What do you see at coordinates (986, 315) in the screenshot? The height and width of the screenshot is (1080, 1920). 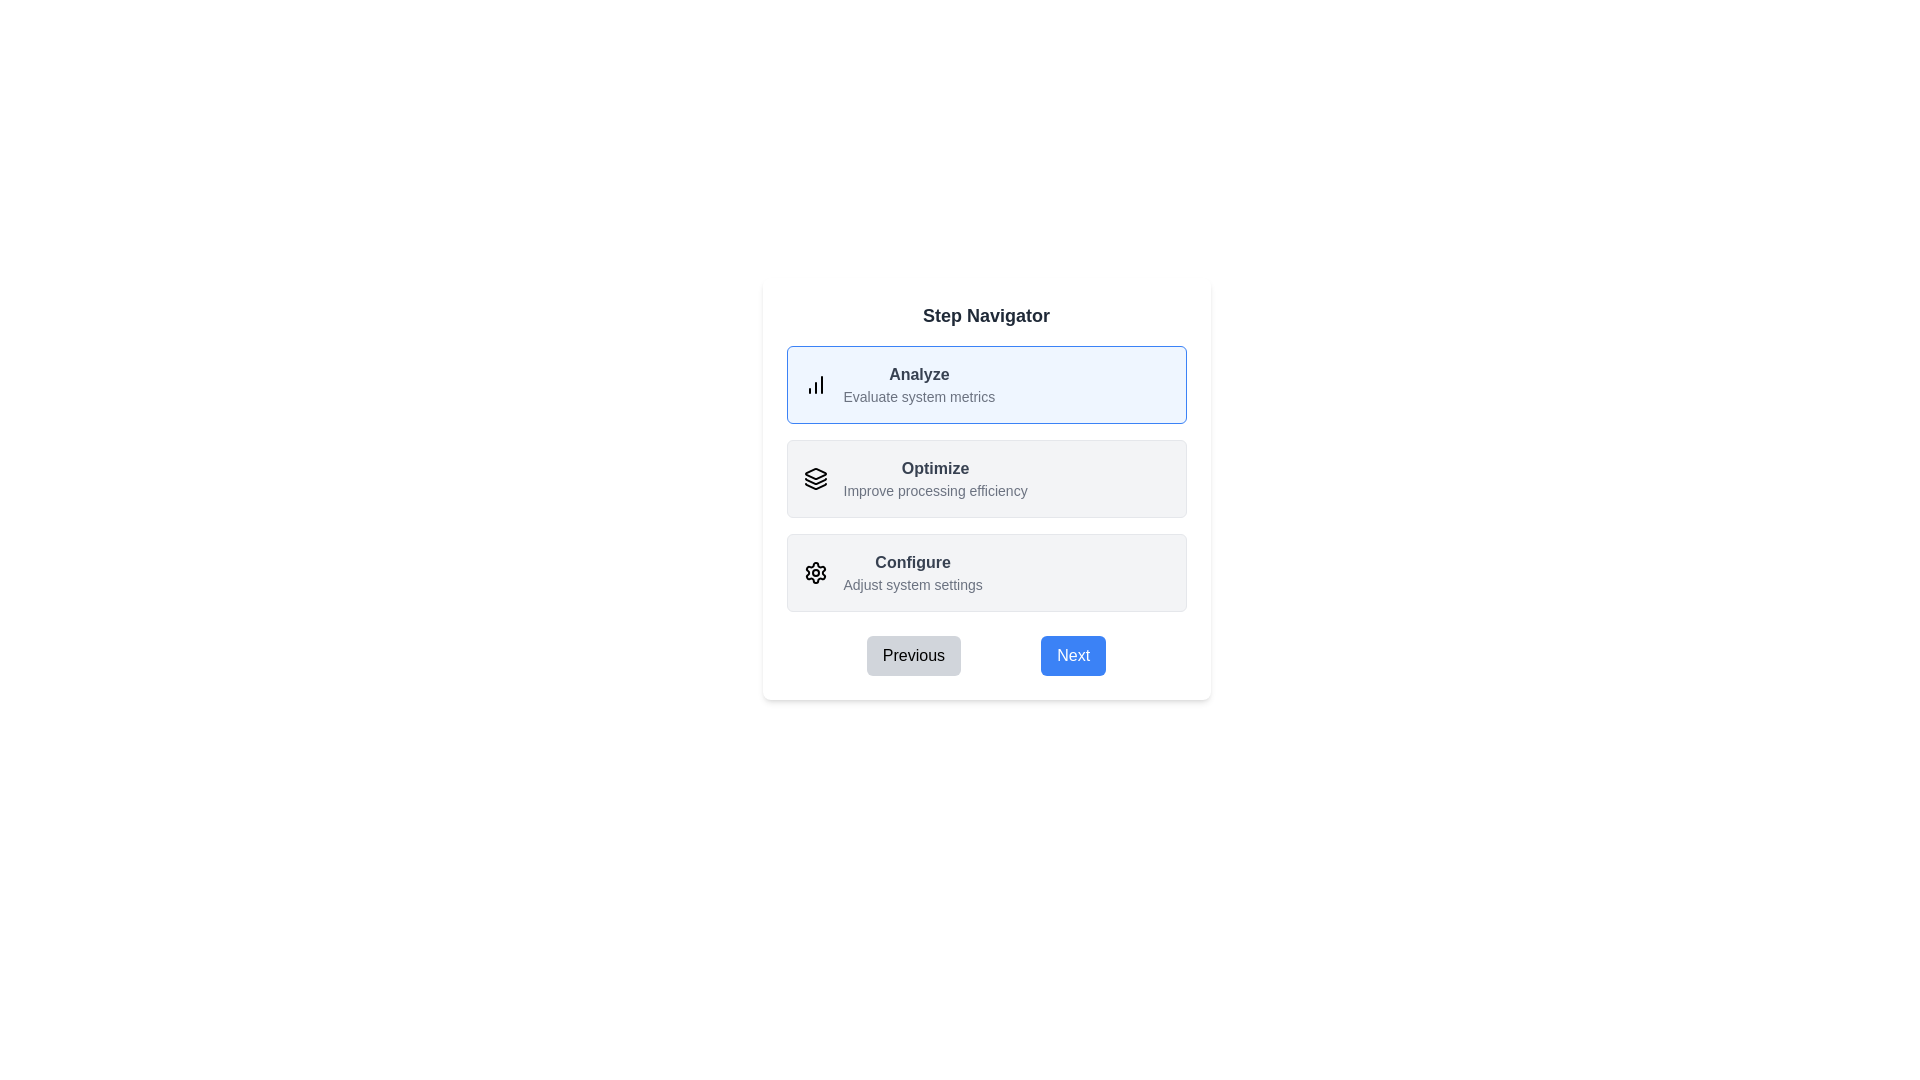 I see `the static header text that indicates the section for navigating through steps, located at the top center of a white rounded box, above the options 'Analyze', 'Optimize', and 'Configure'` at bounding box center [986, 315].